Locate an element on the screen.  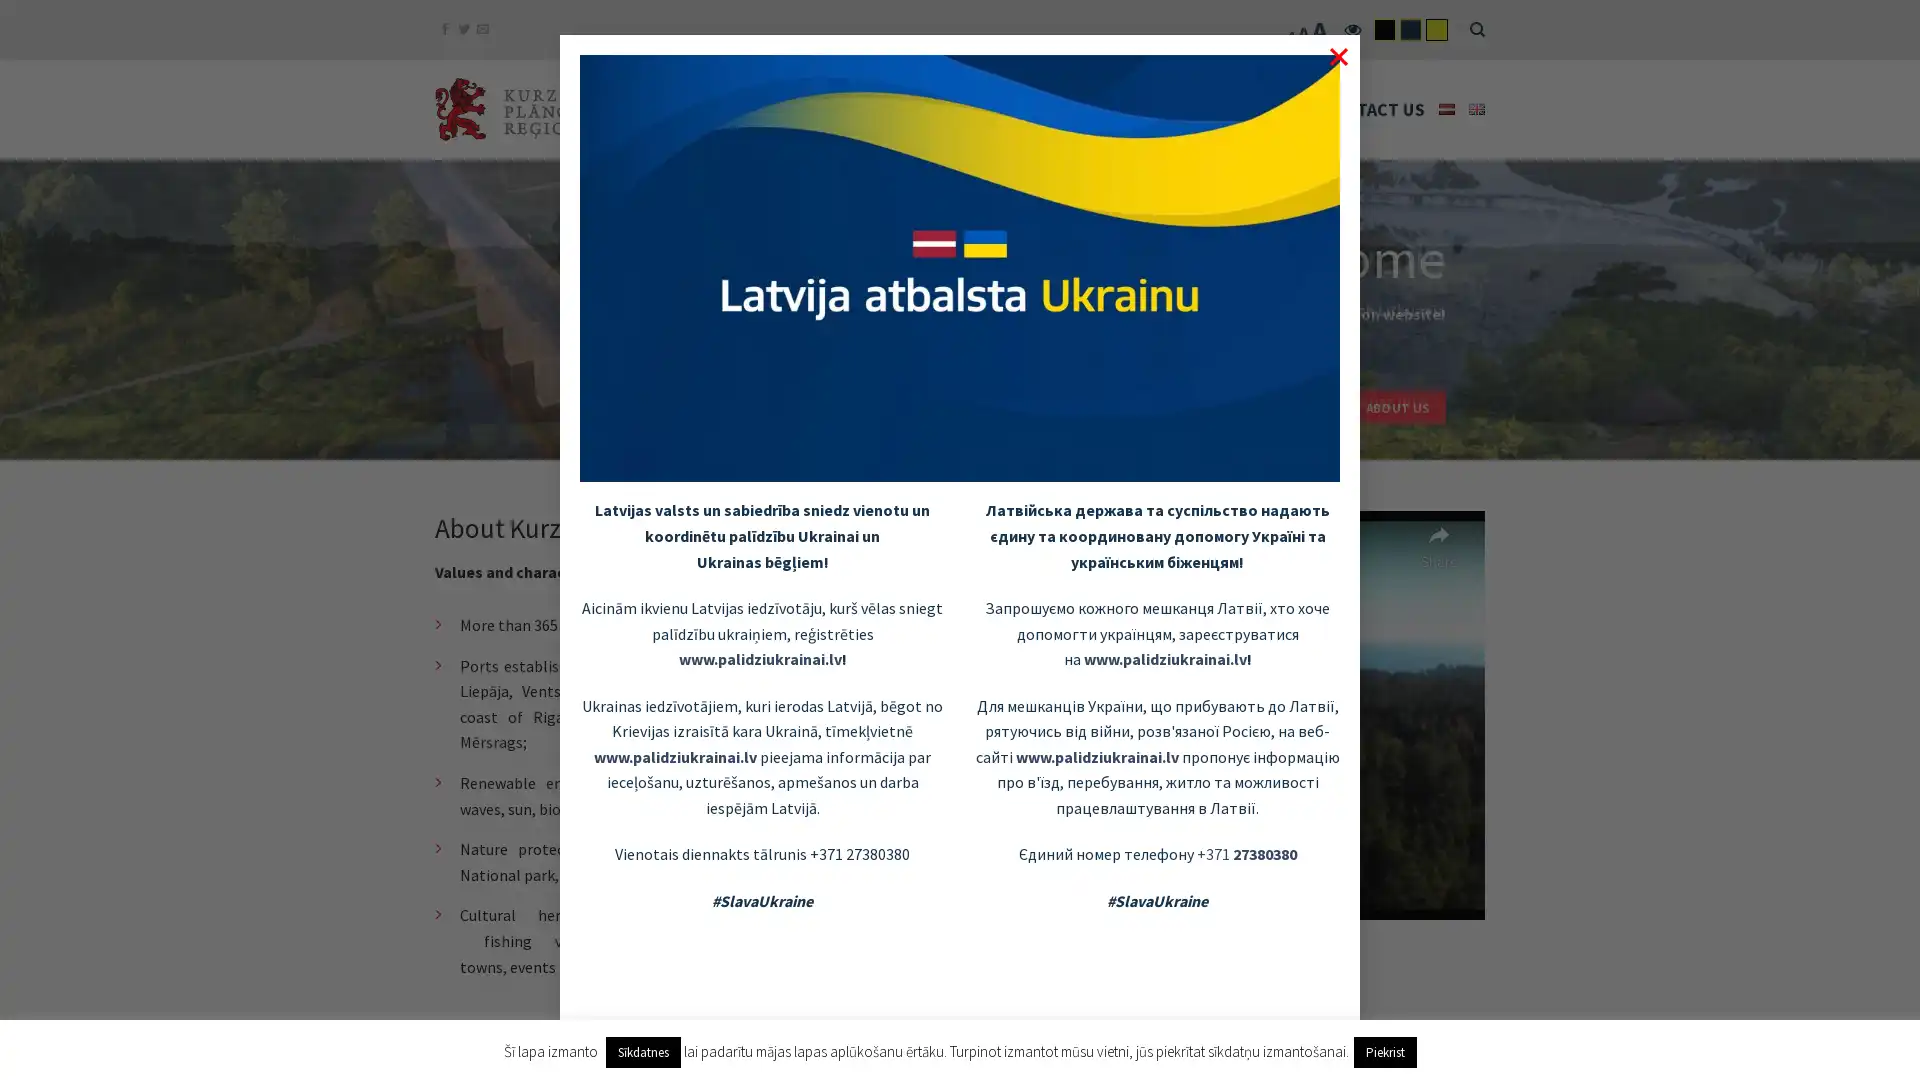
flatsome-yelow is located at coordinates (1435, 29).